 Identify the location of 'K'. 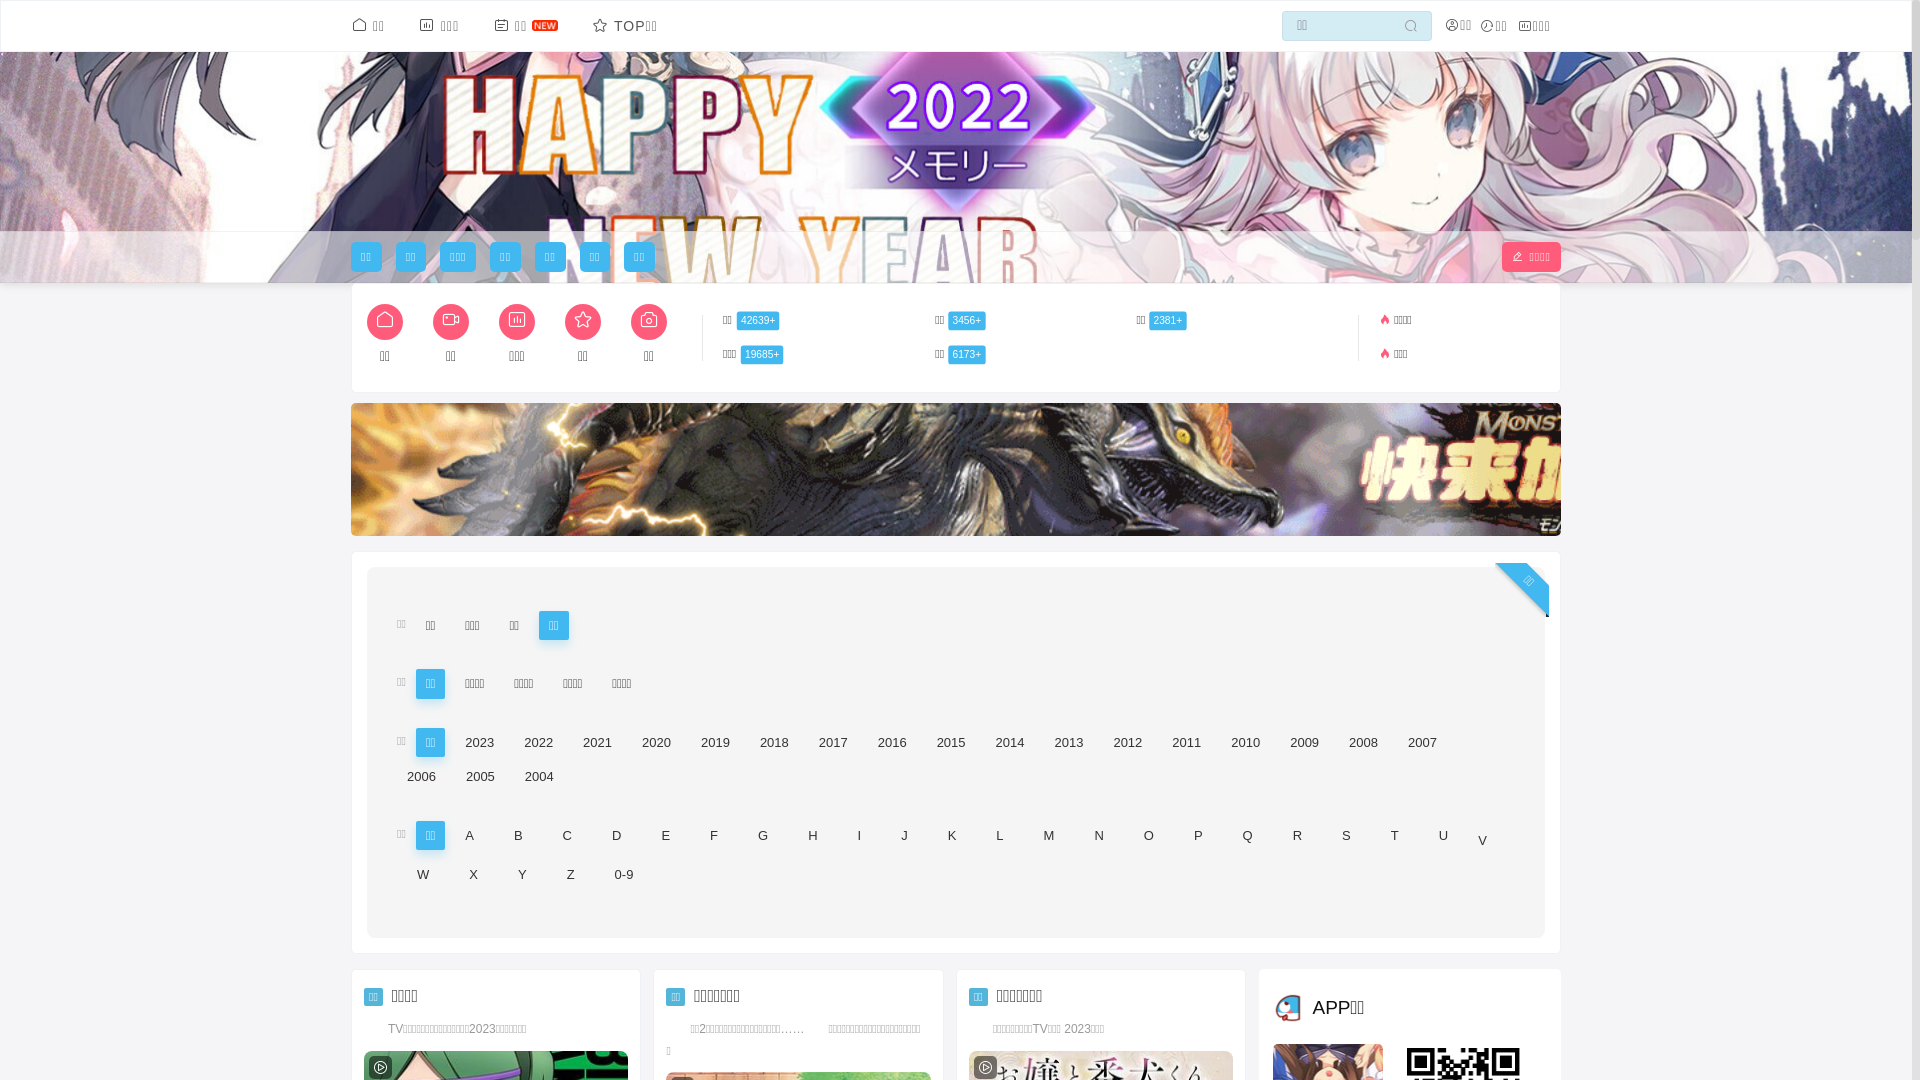
(951, 835).